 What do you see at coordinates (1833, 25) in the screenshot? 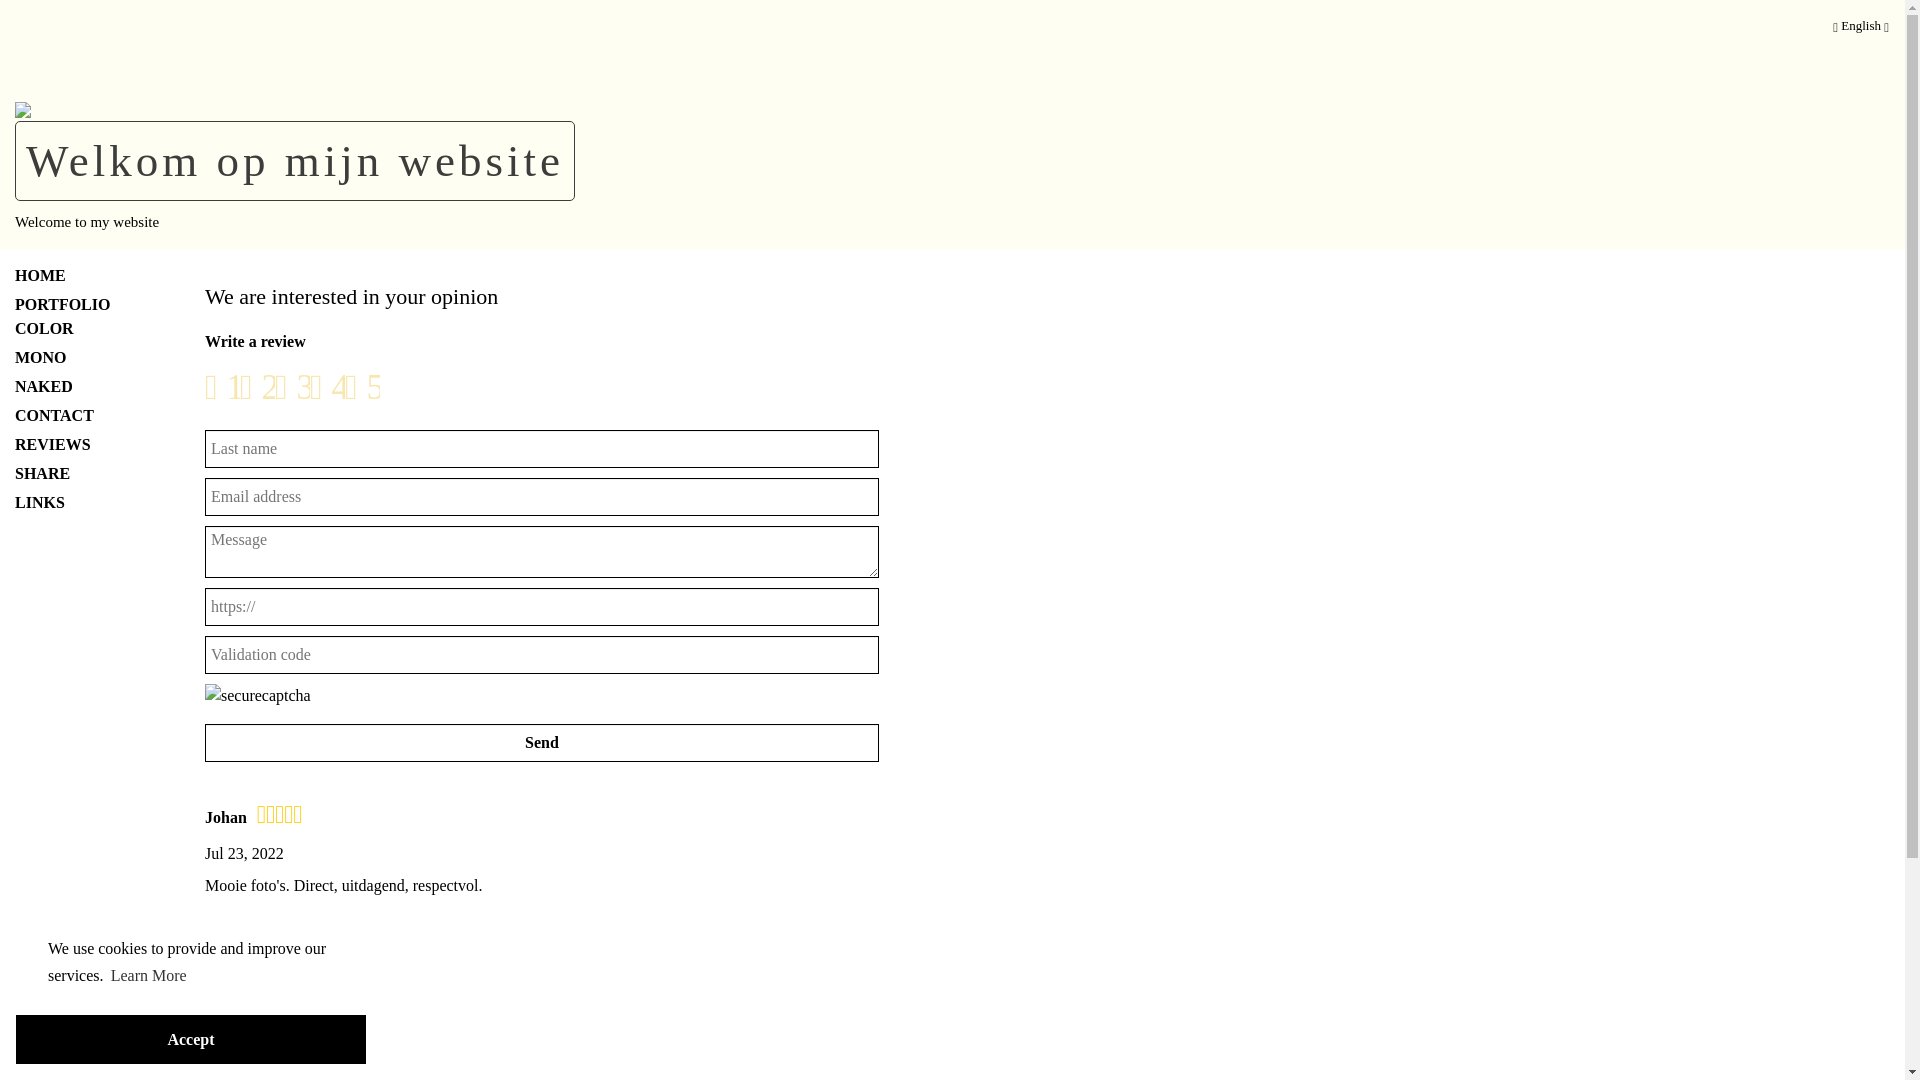
I see `'English'` at bounding box center [1833, 25].